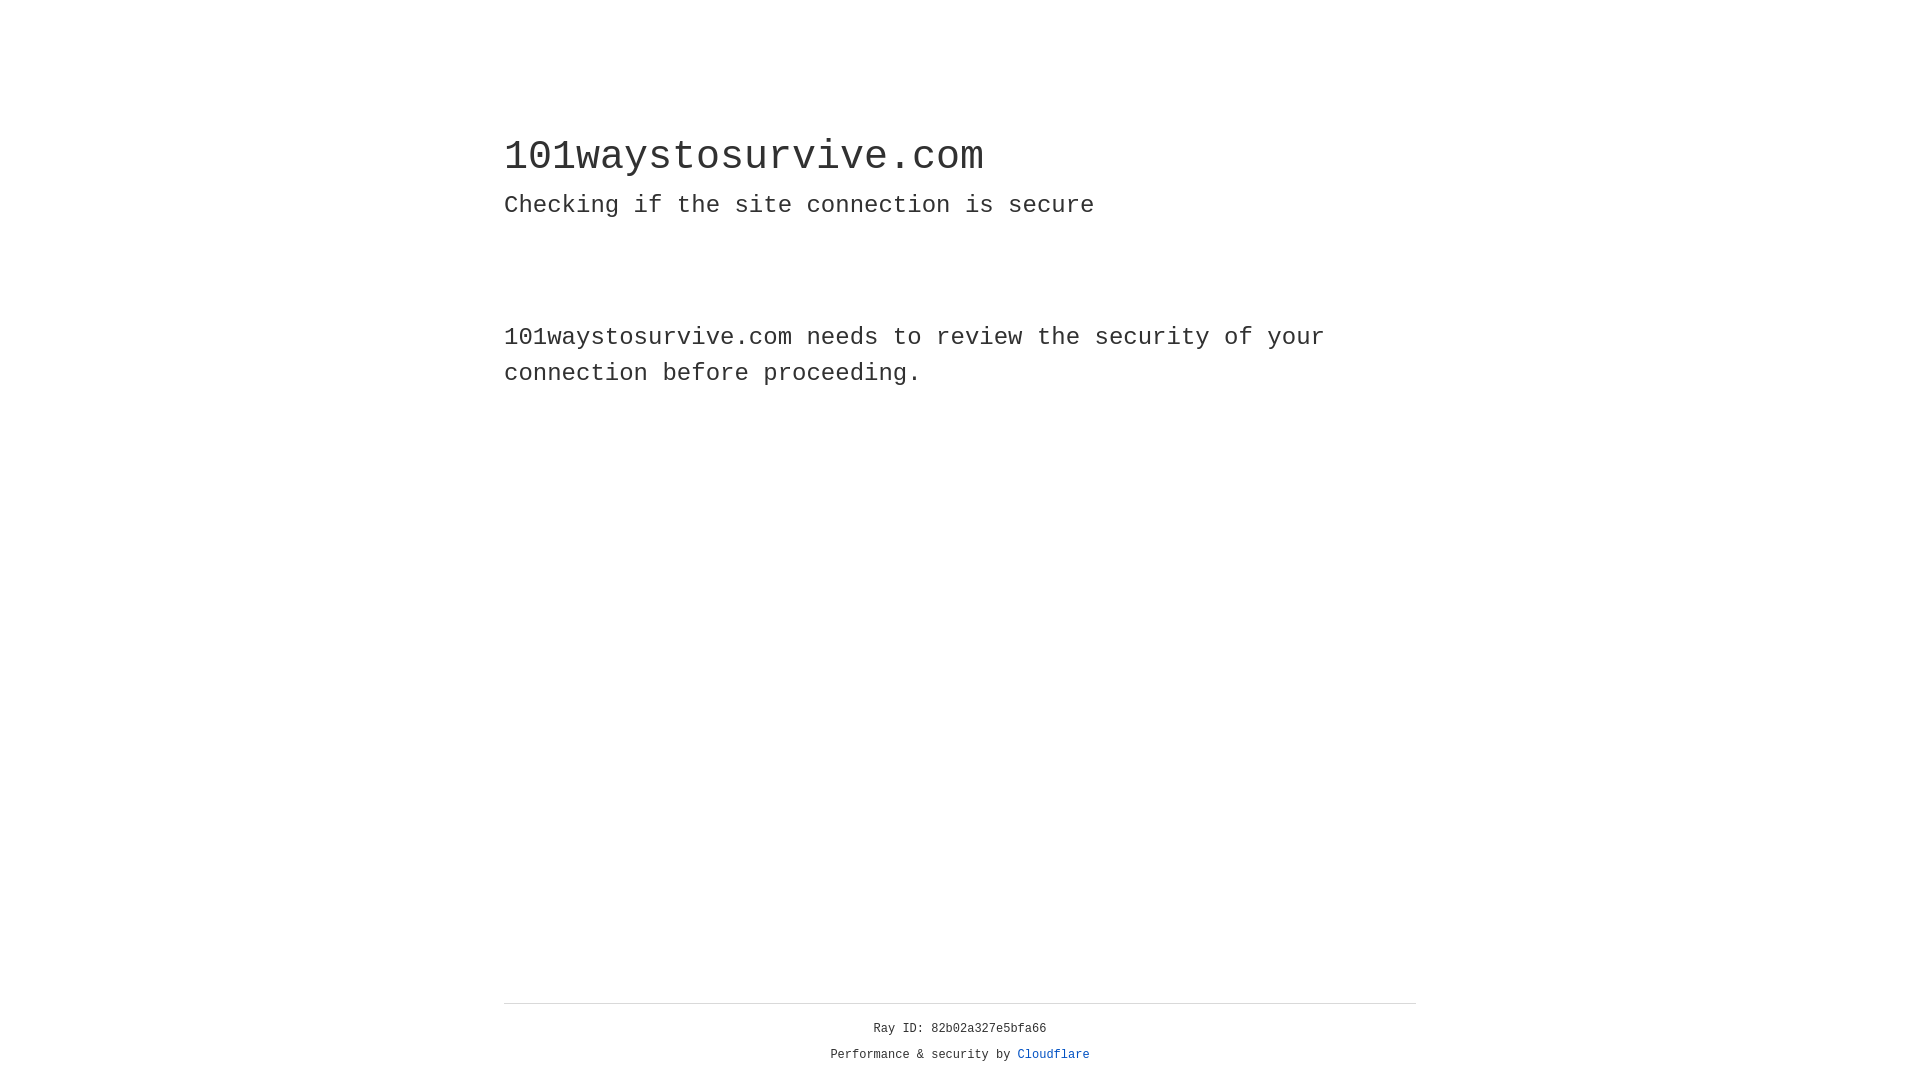  I want to click on 'Cloudflare', so click(1017, 1054).